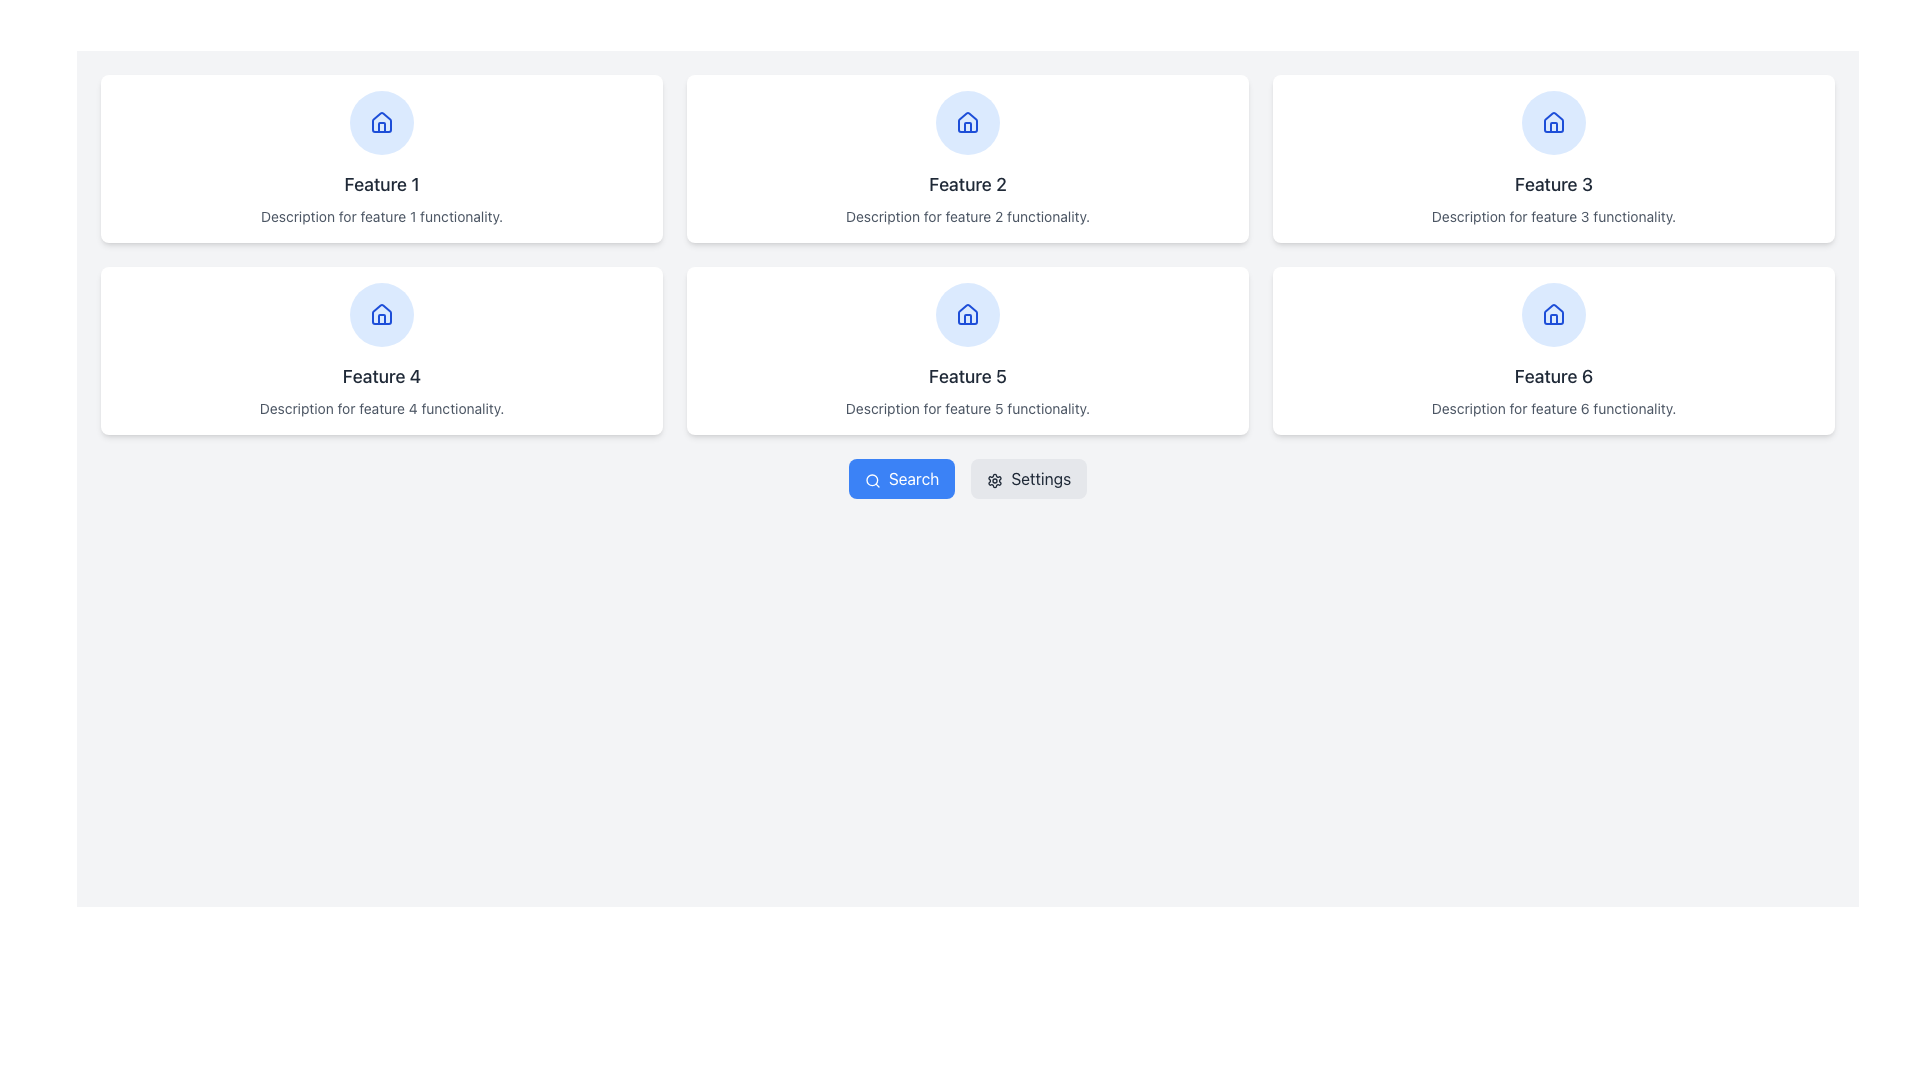 Image resolution: width=1920 pixels, height=1080 pixels. I want to click on the graphical house icon that serves as a visual identifier for the 'Feature 3' section, located in the third icon row above the label 'Feature 3', so click(1553, 122).